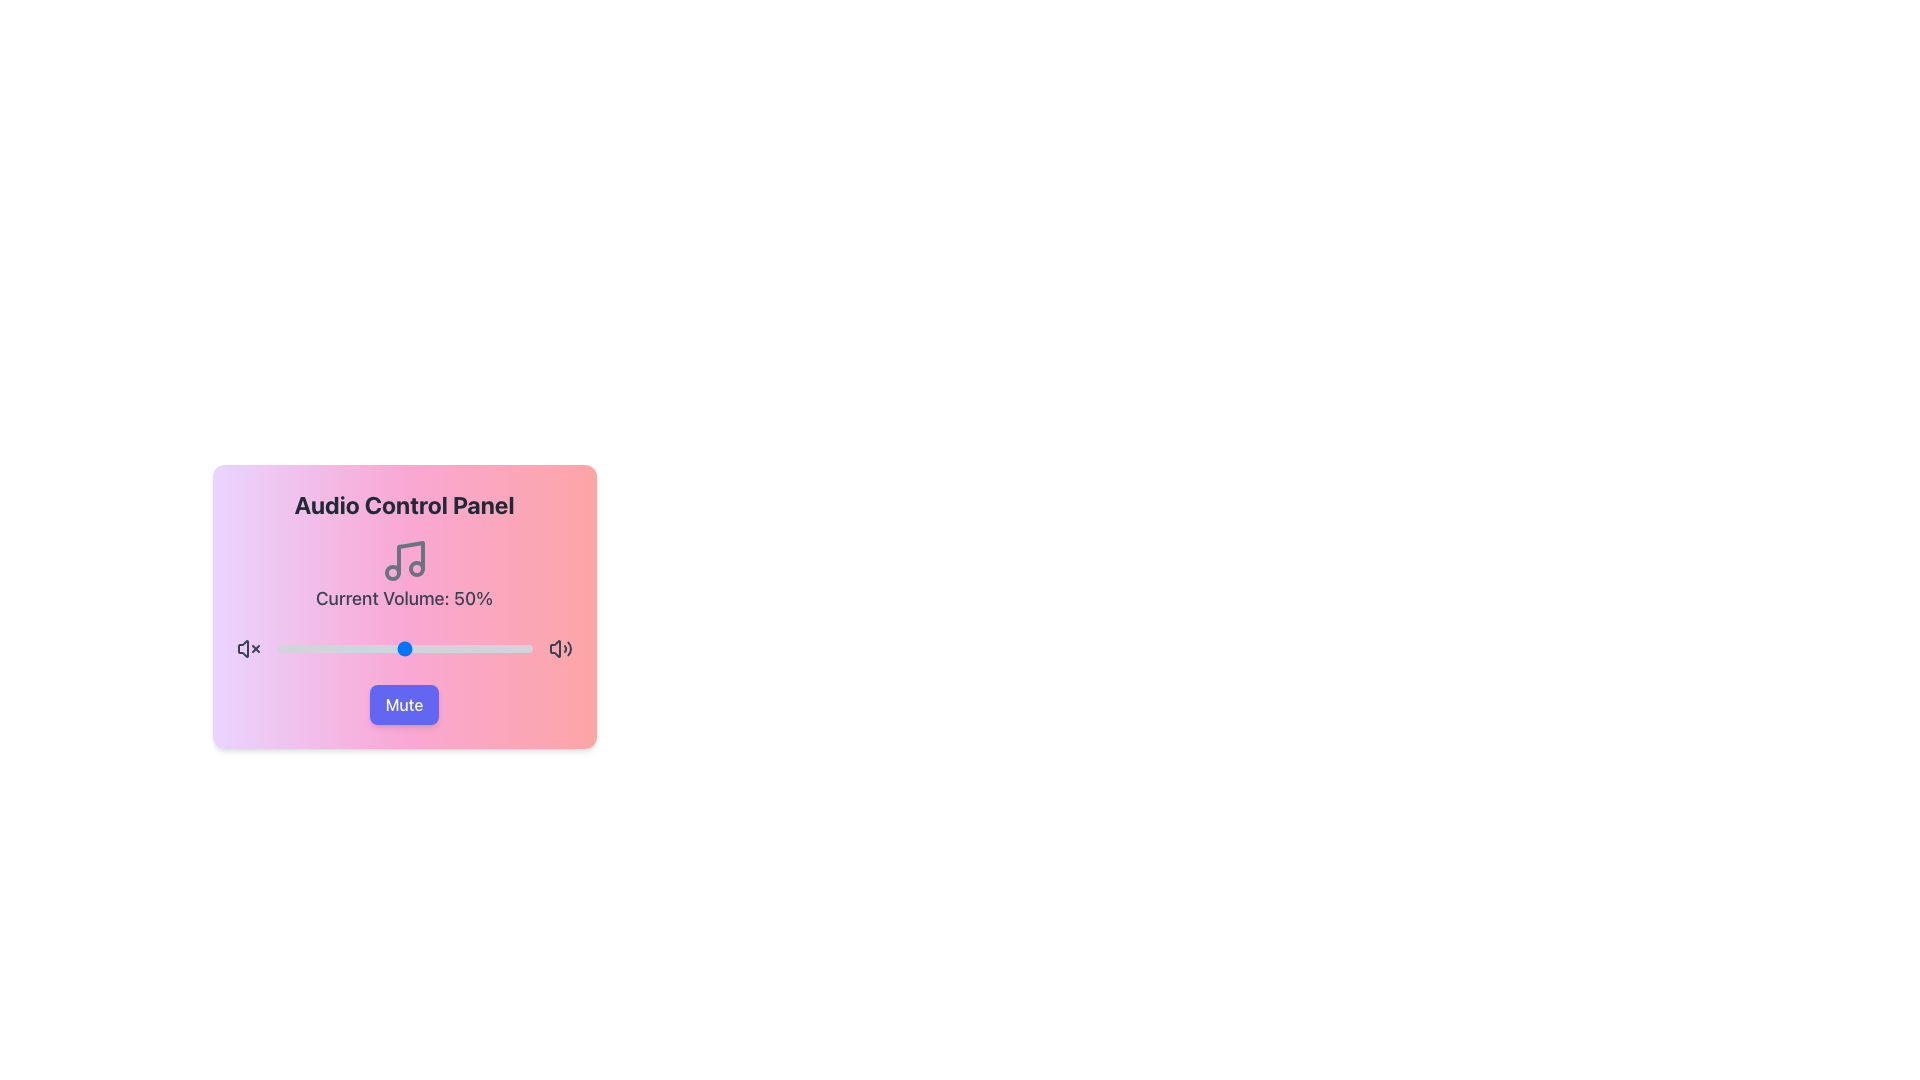 The height and width of the screenshot is (1080, 1920). I want to click on the mute audio button located in the Audio Control Panel to change its background color, so click(403, 704).